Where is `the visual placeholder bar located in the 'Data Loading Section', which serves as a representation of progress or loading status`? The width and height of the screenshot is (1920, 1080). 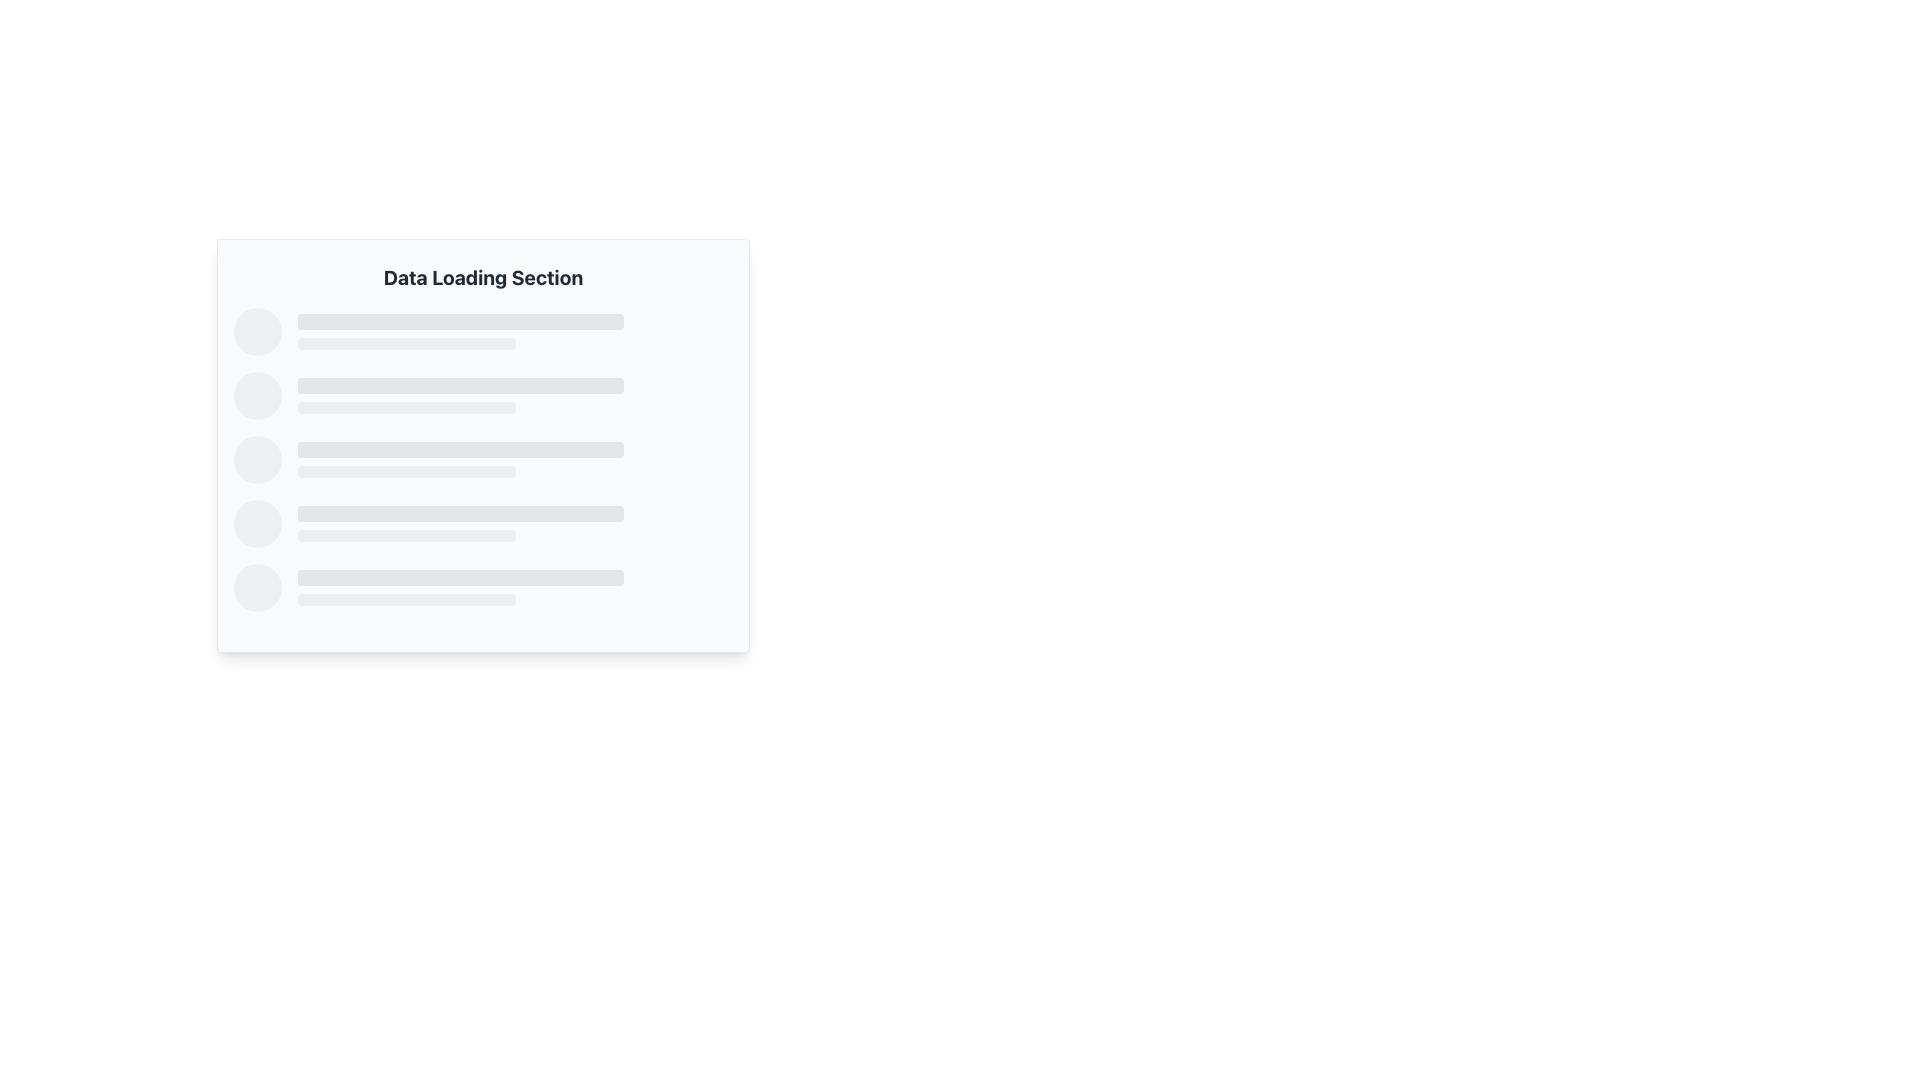
the visual placeholder bar located in the 'Data Loading Section', which serves as a representation of progress or loading status is located at coordinates (460, 578).